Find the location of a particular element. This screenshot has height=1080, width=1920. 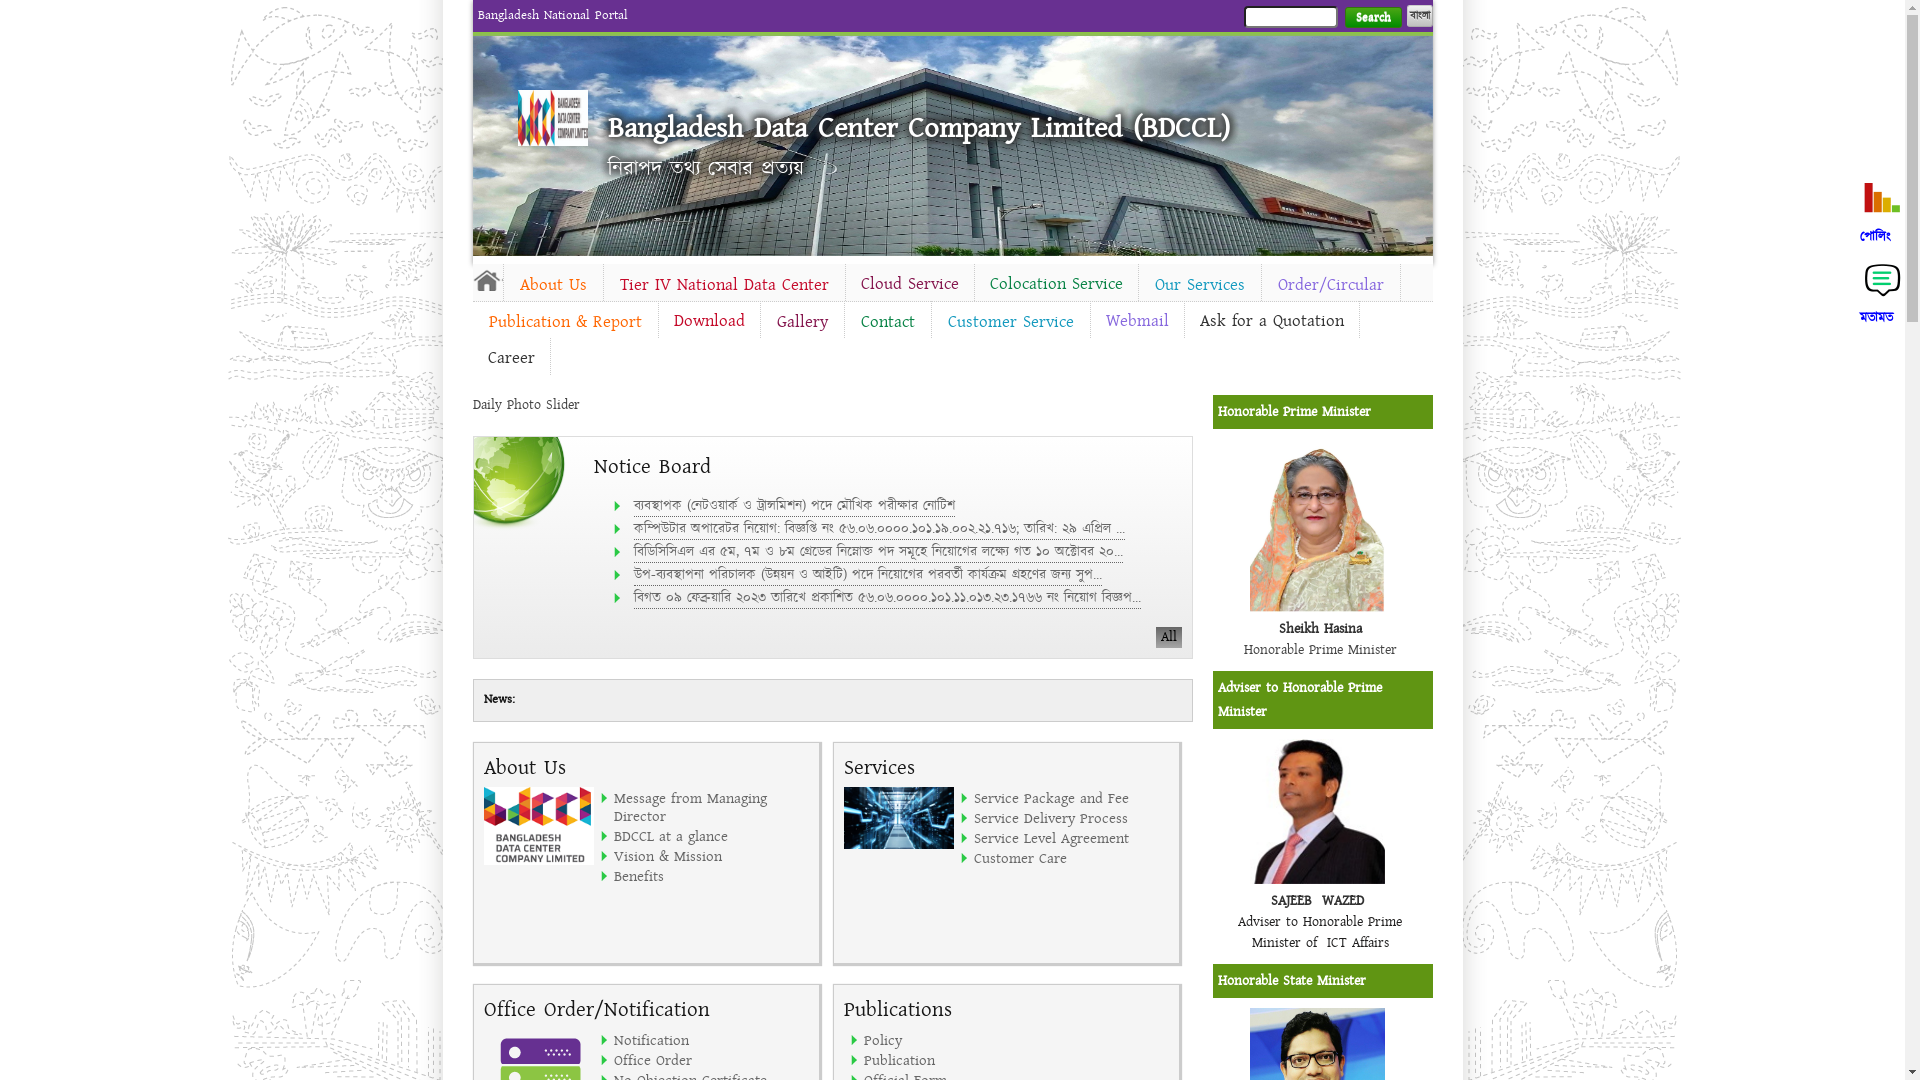

'Colocation Service' is located at coordinates (974, 284).